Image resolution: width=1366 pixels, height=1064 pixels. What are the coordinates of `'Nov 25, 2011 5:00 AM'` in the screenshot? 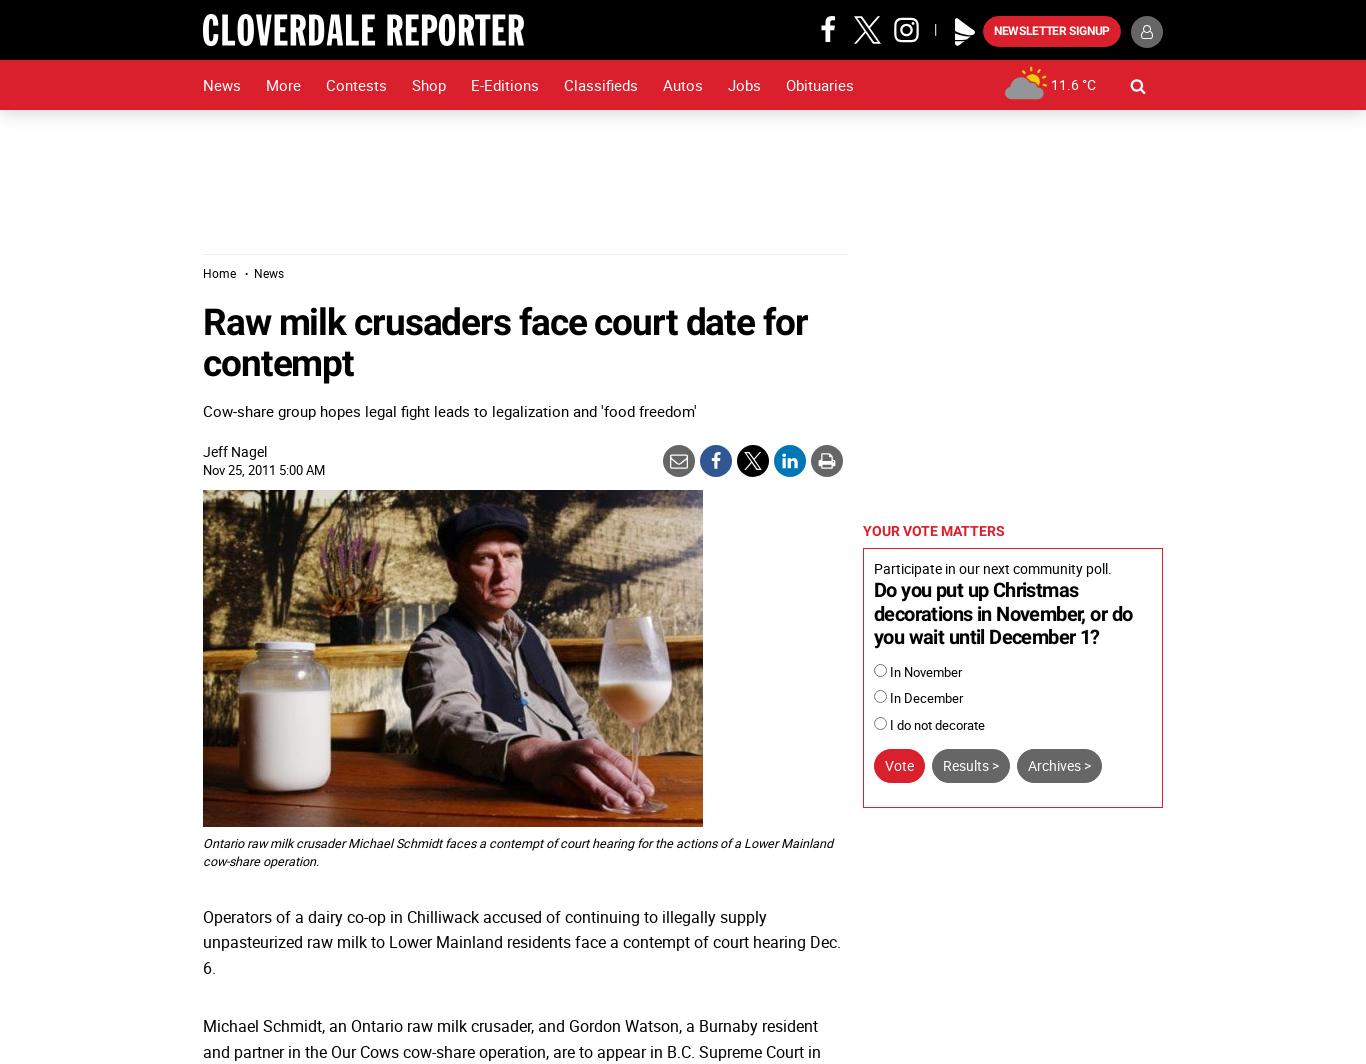 It's located at (264, 469).